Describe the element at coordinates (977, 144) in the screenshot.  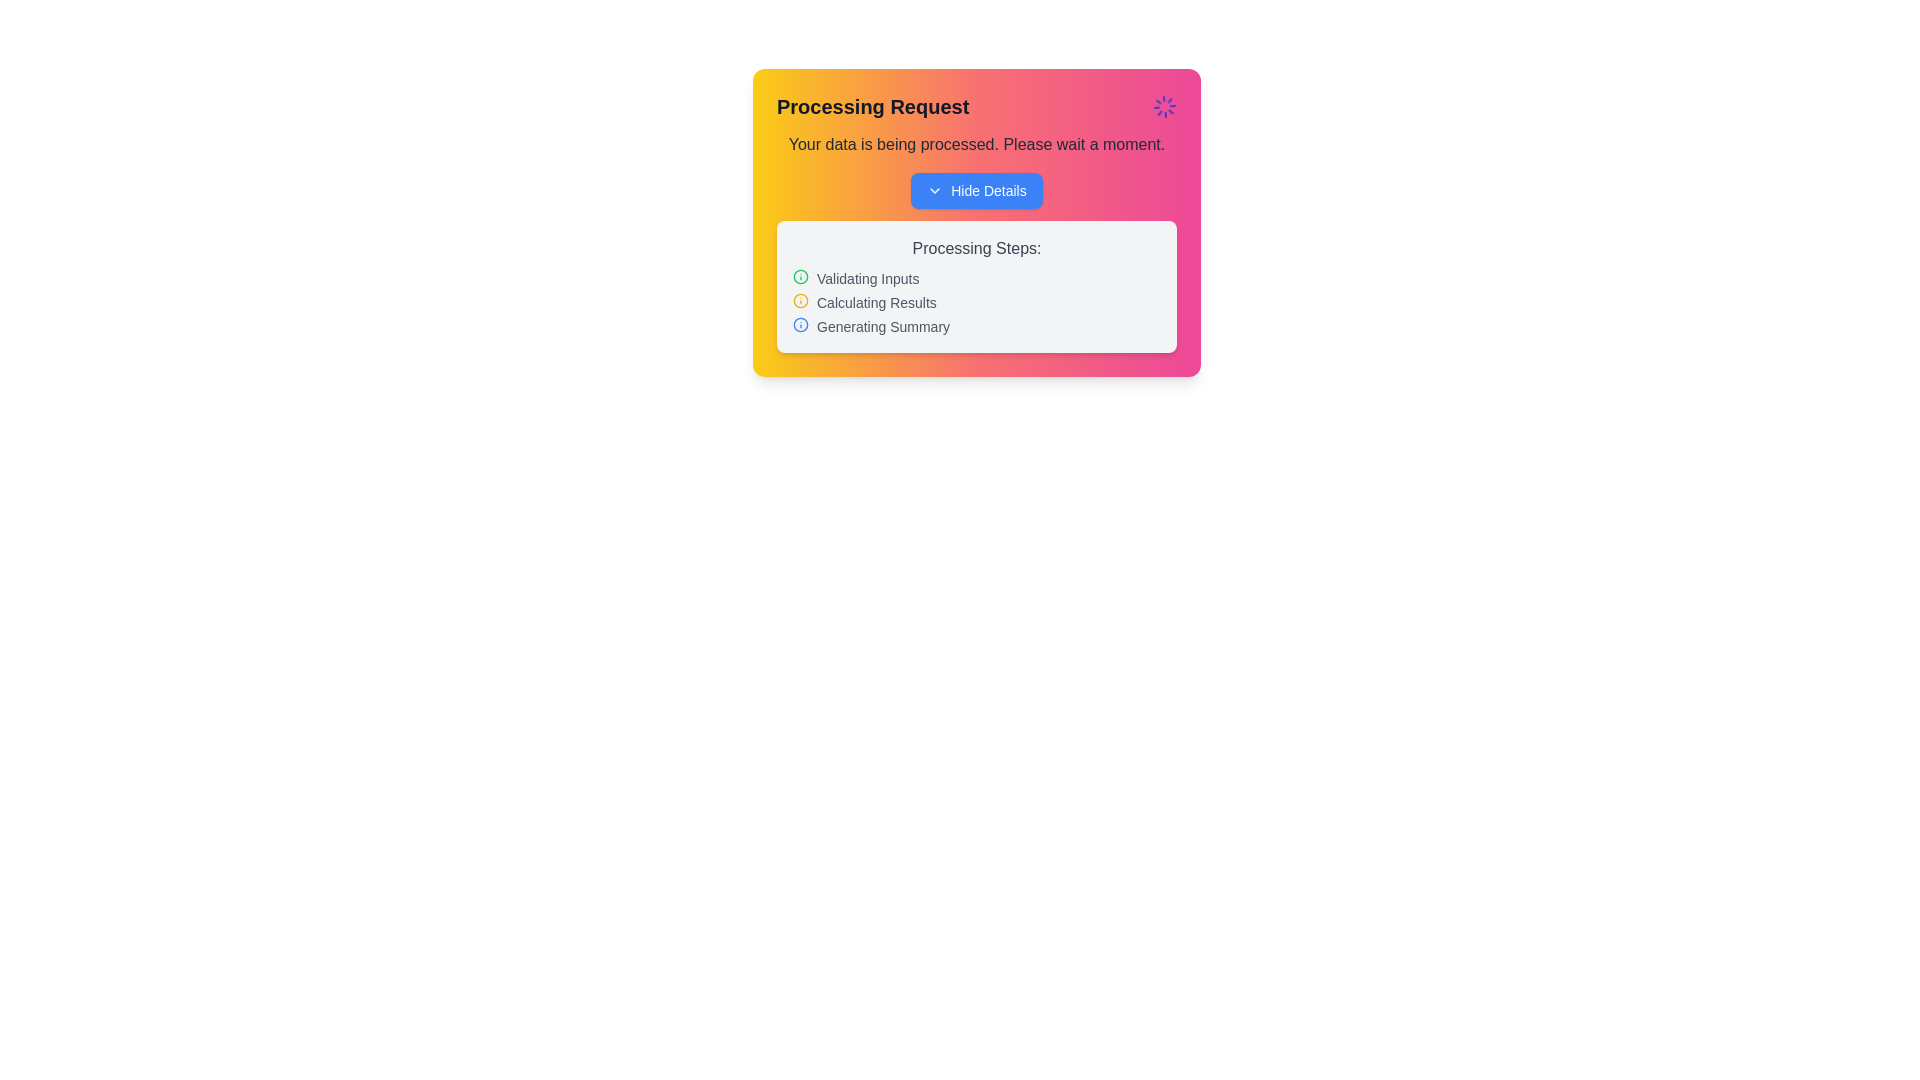
I see `the non-interactive text label that displays the status message 'Your data is being processed. Please wait a moment.' located below the header 'Processing Request'` at that location.